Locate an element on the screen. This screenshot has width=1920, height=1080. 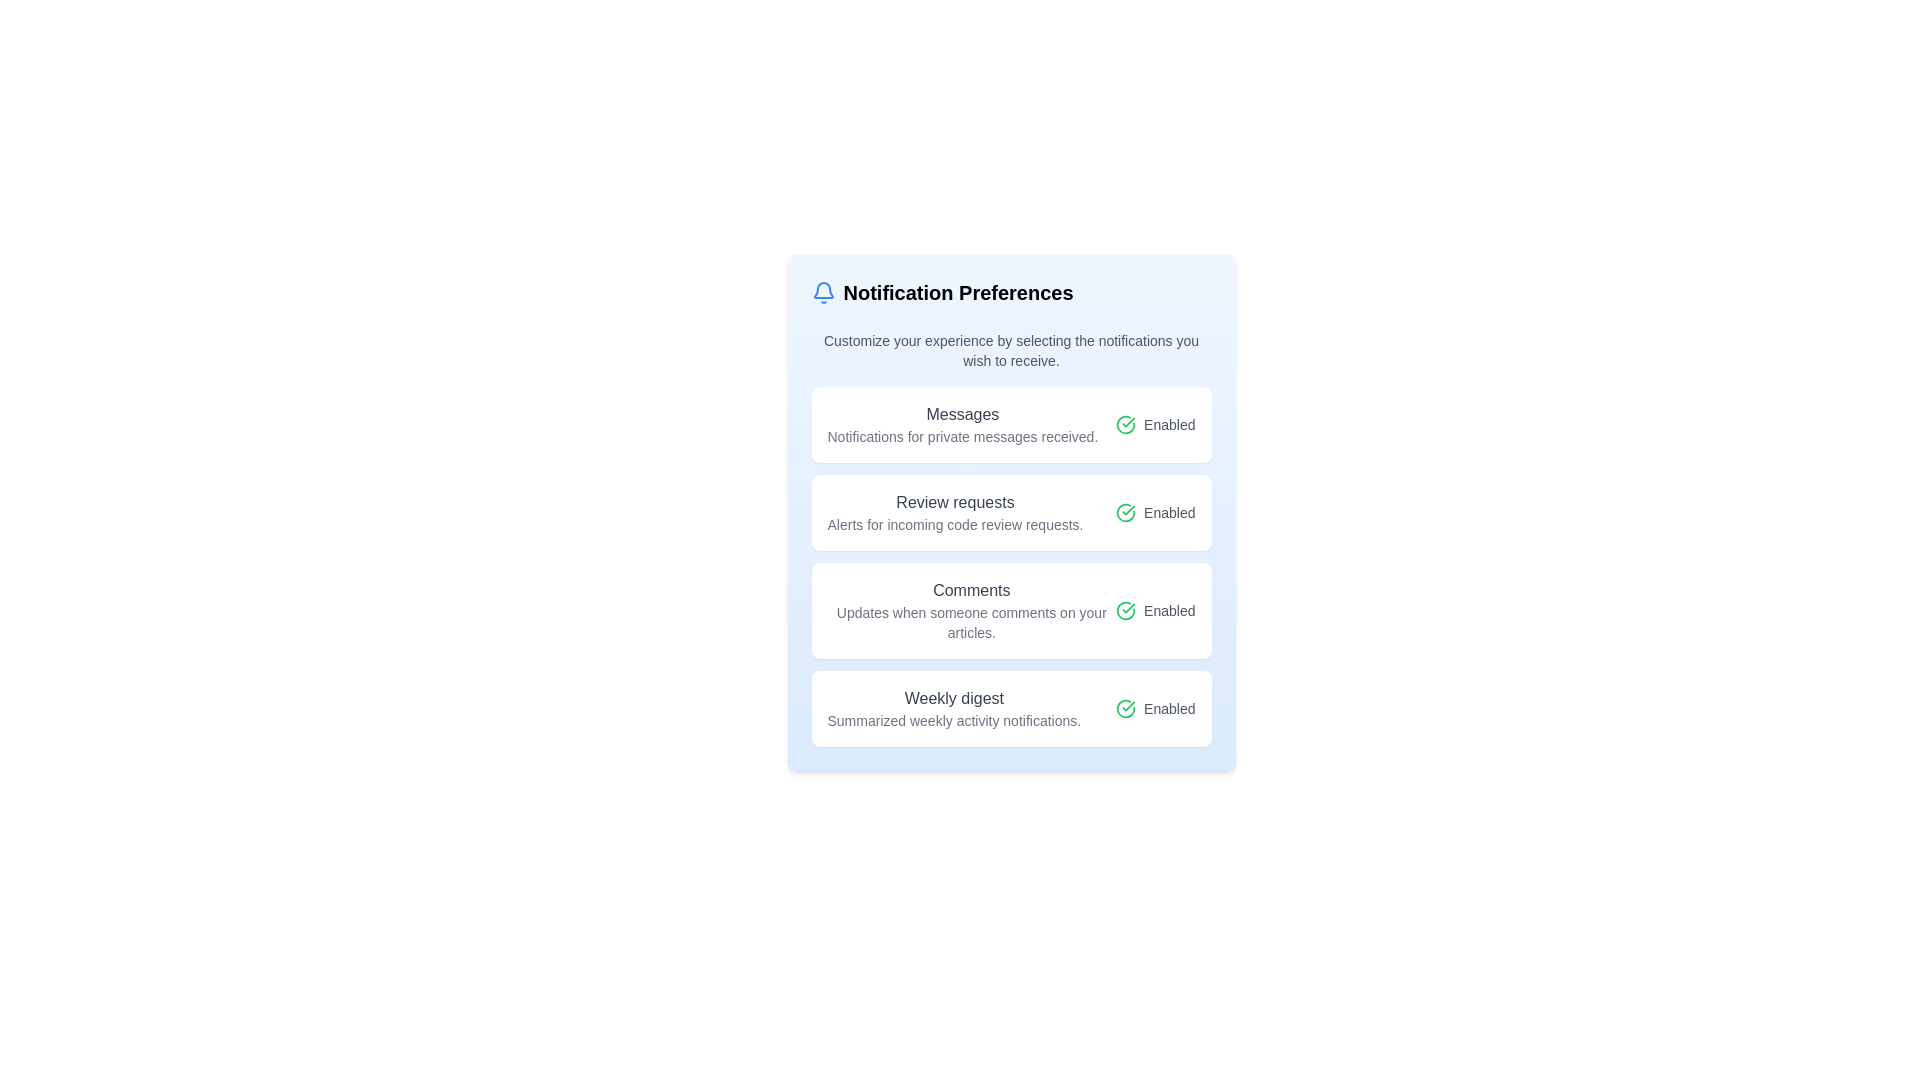
the label with bolded text 'Review requests' and the description 'Alerts for incoming code review requests', located in the second notification setting option card is located at coordinates (954, 512).